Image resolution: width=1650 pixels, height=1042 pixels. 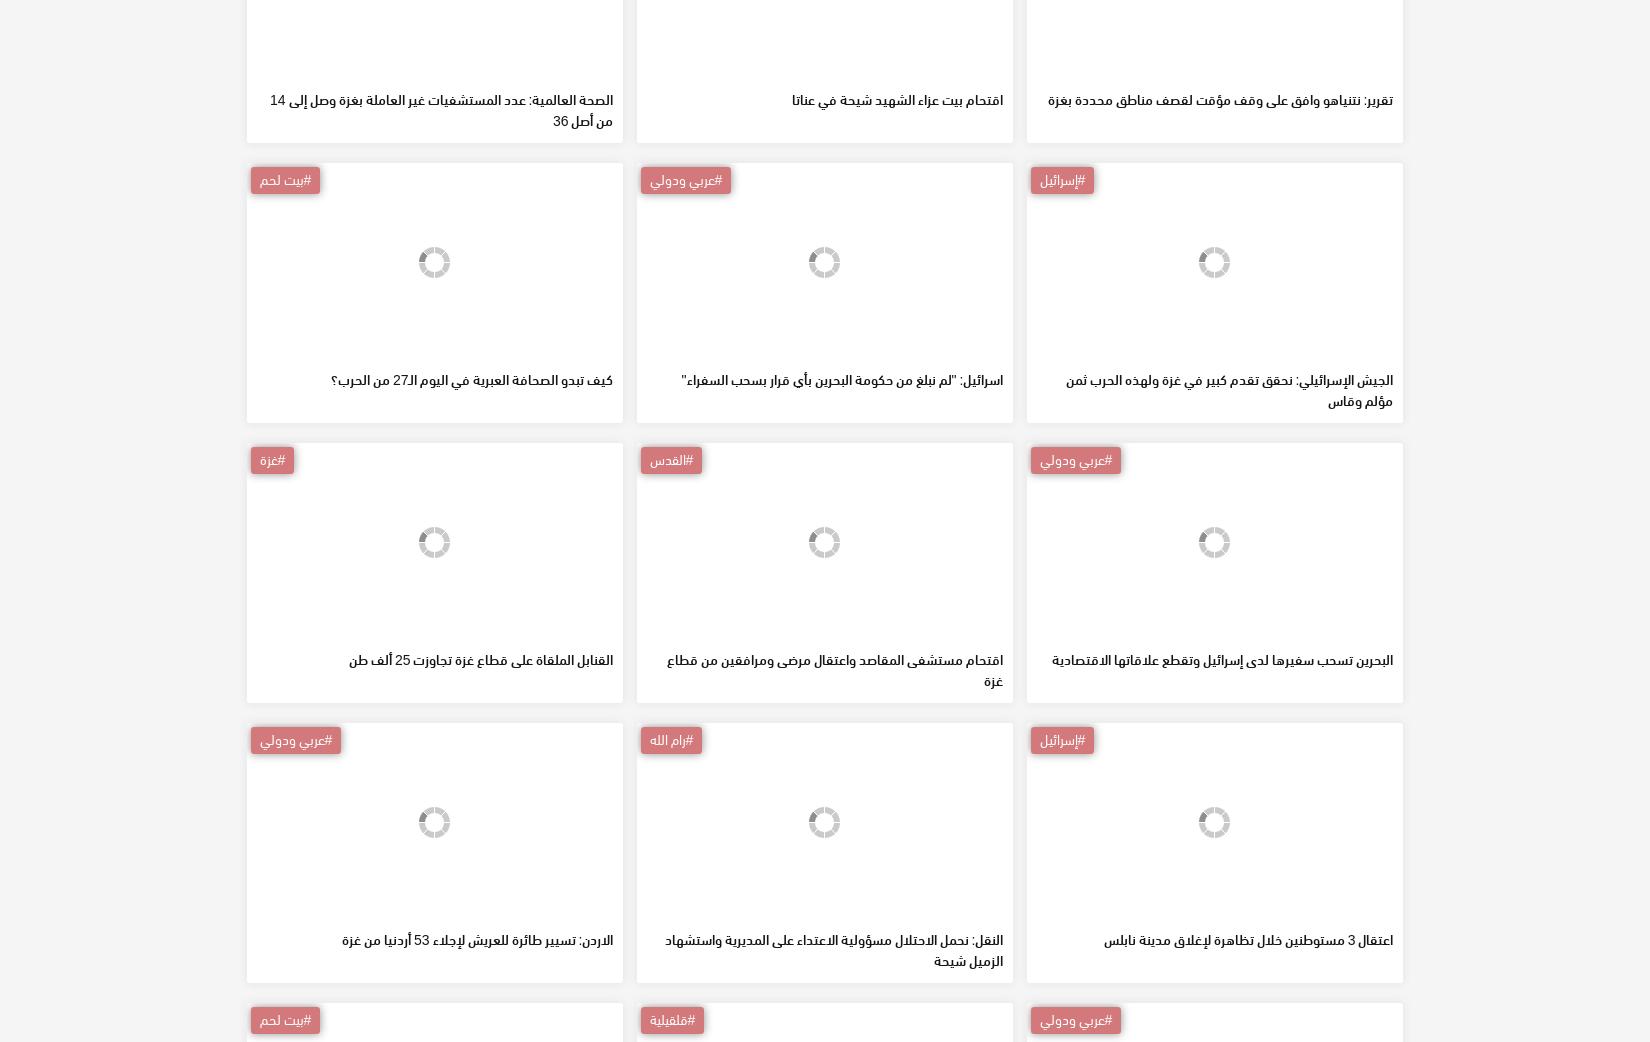 What do you see at coordinates (1065, 533) in the screenshot?
I see `'الجيش الإسرائيلي: نحقق تقدم كبير في غزة ولهذه الحرب ثمن مؤلم وقاس'` at bounding box center [1065, 533].